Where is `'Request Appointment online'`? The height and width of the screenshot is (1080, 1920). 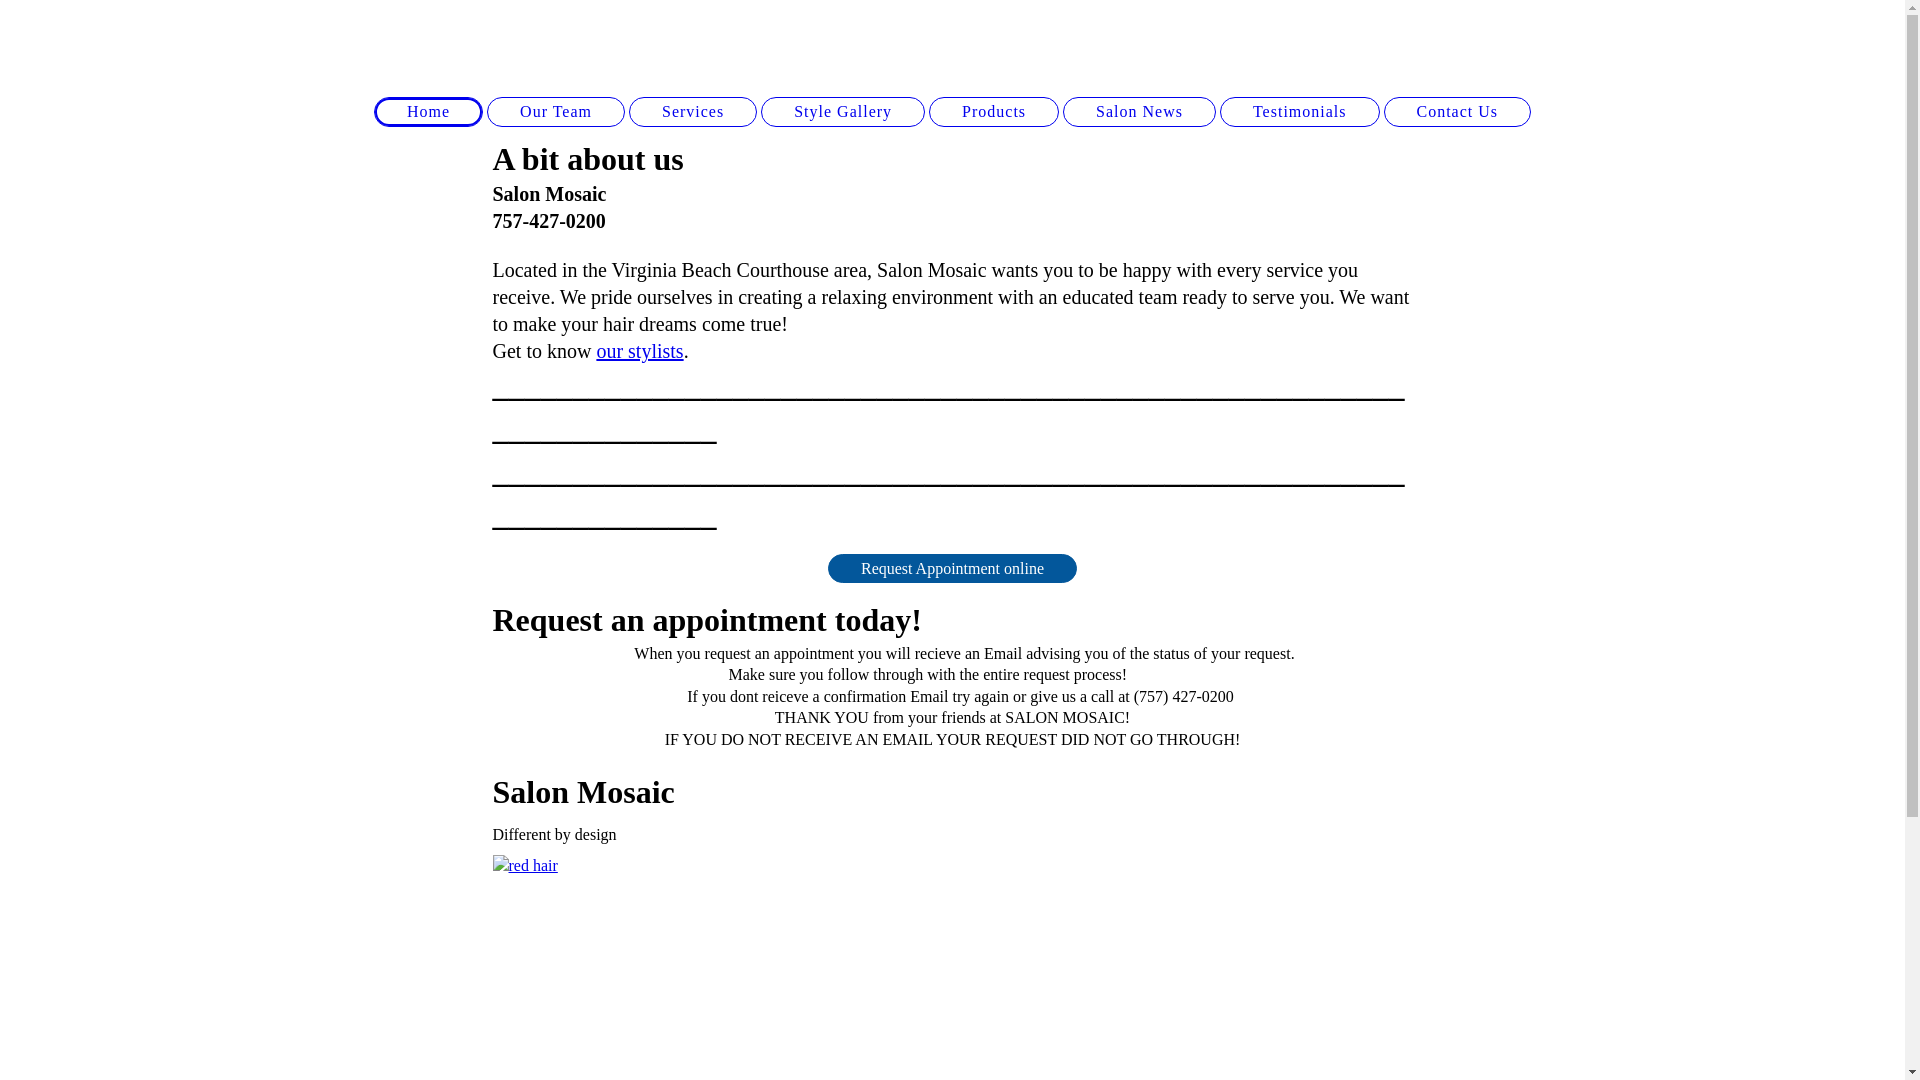 'Request Appointment online' is located at coordinates (951, 569).